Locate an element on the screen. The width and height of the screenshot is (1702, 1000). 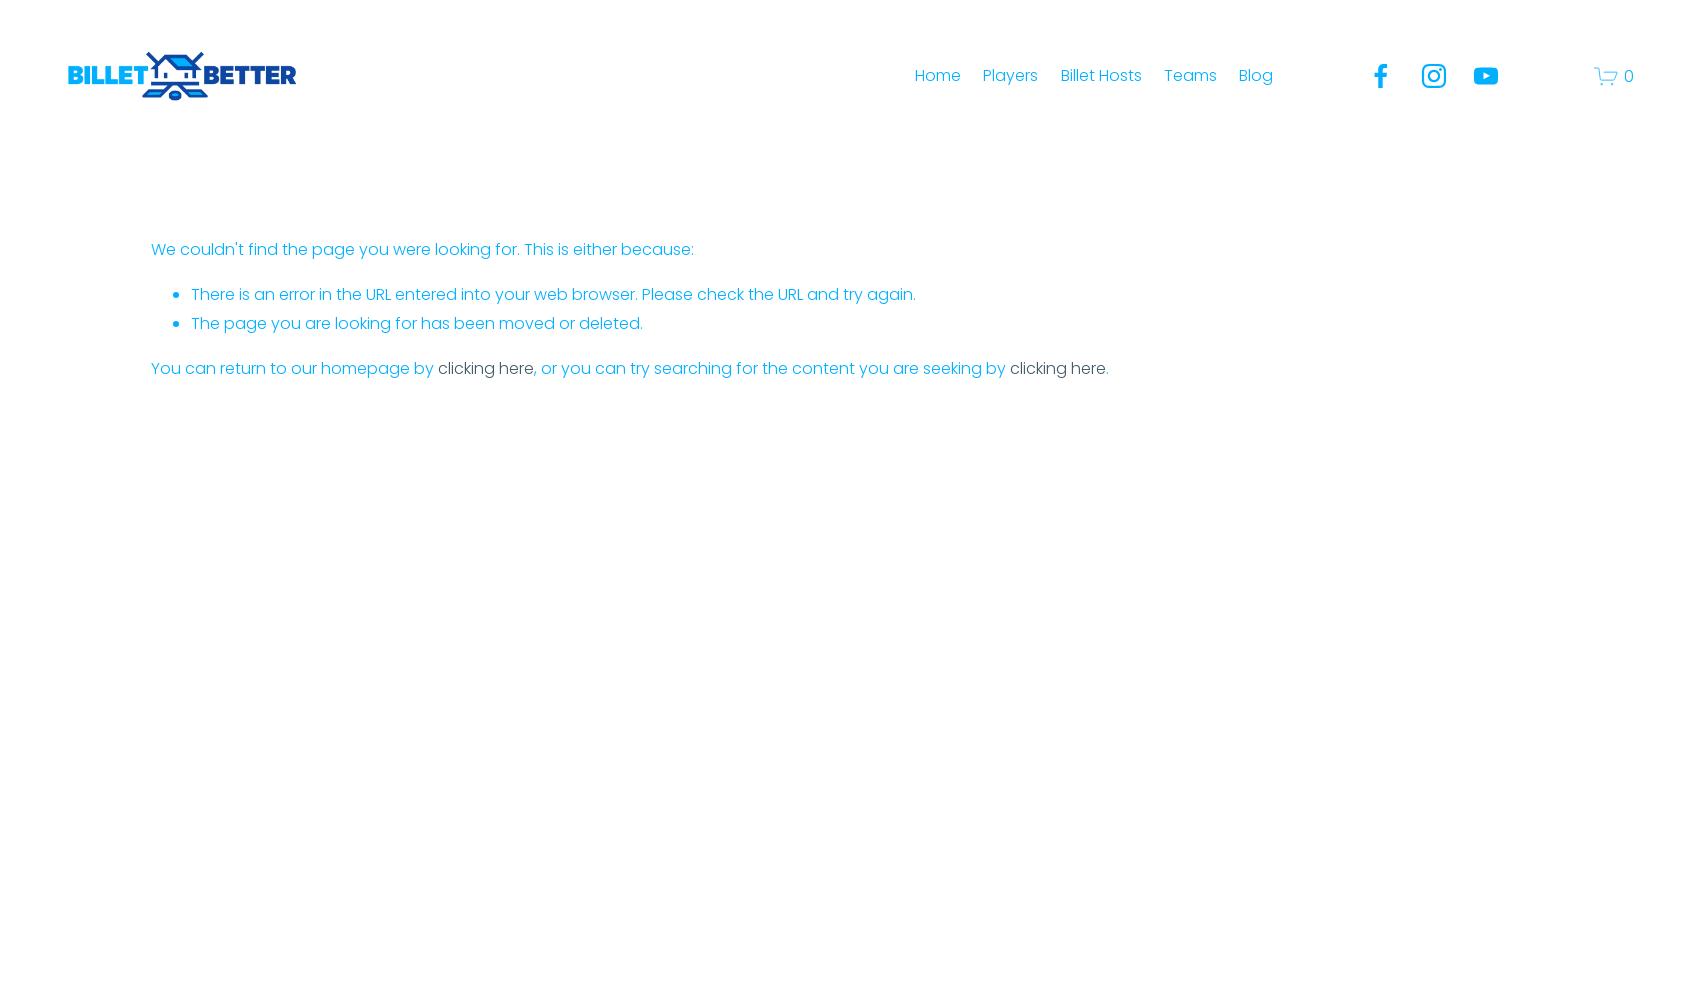
'We couldn't find the page you were looking for. This is either because:' is located at coordinates (422, 248).